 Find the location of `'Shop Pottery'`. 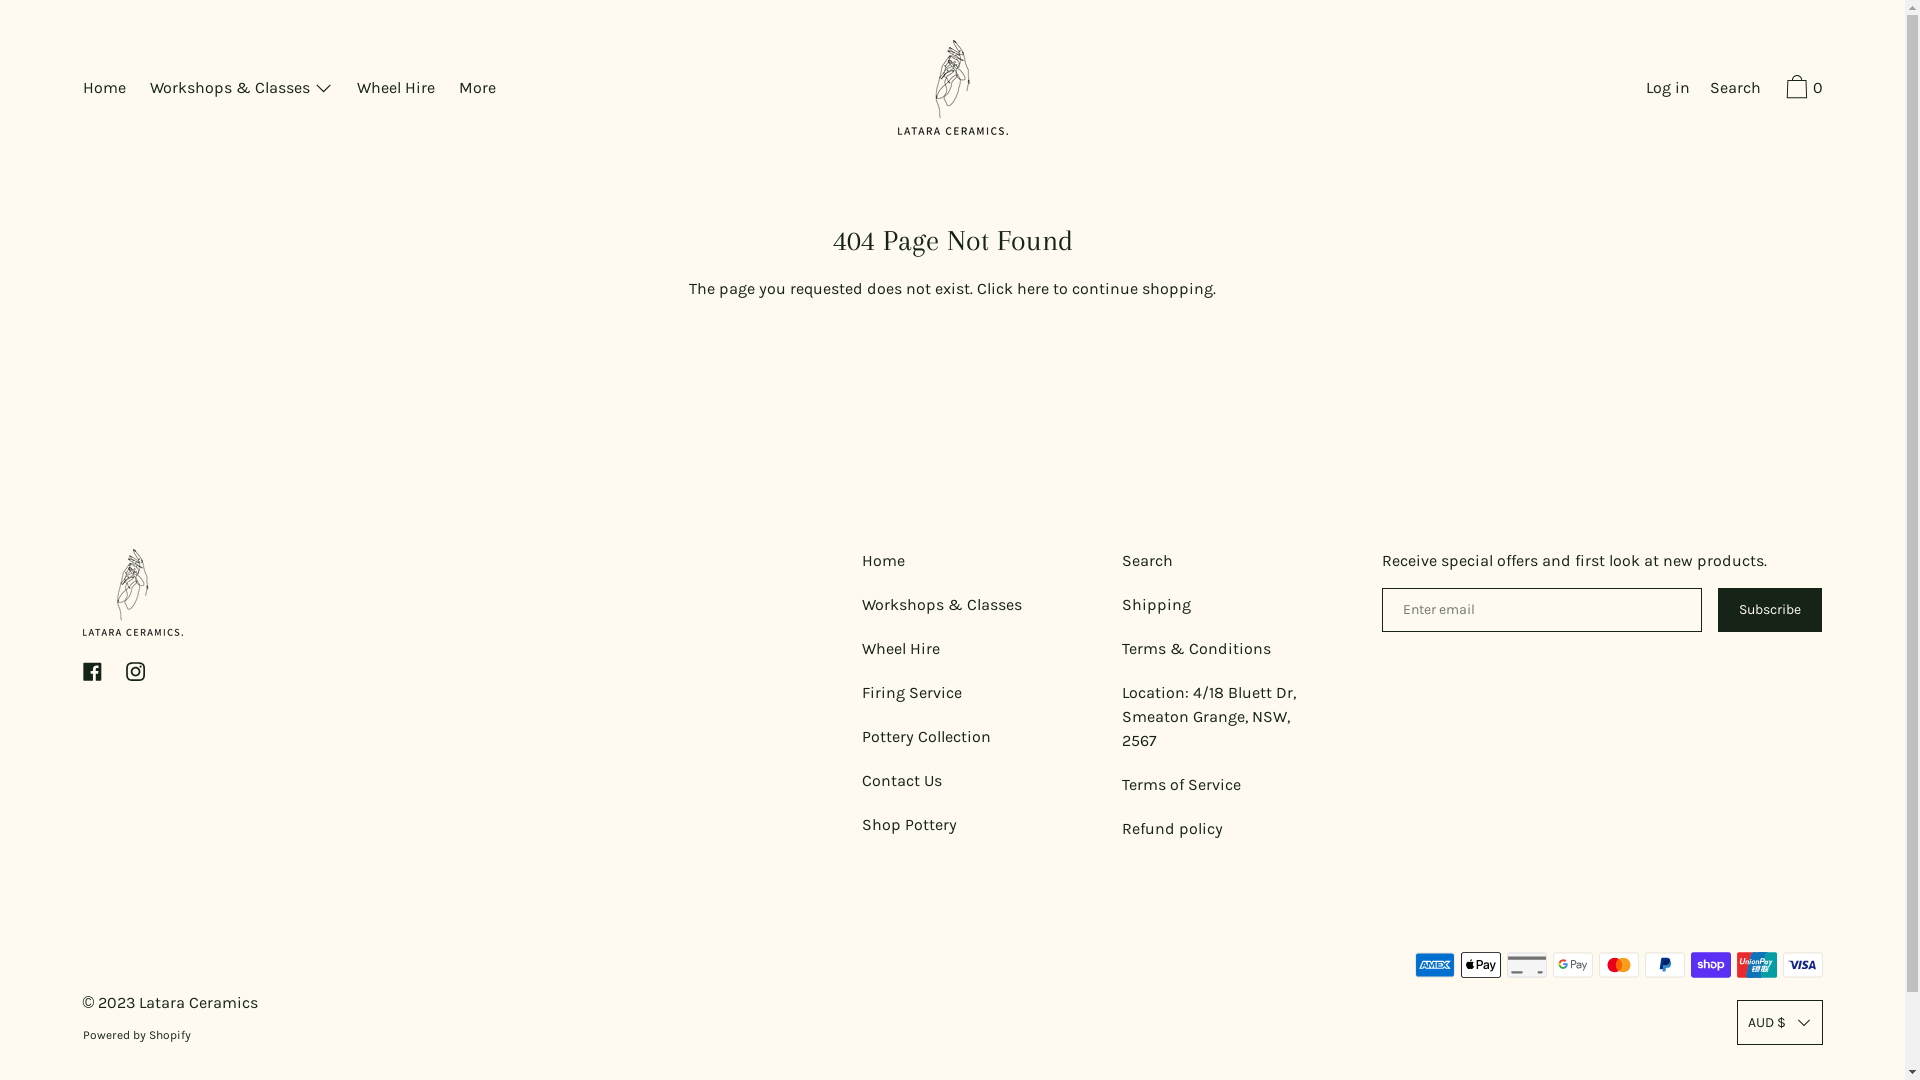

'Shop Pottery' is located at coordinates (908, 825).